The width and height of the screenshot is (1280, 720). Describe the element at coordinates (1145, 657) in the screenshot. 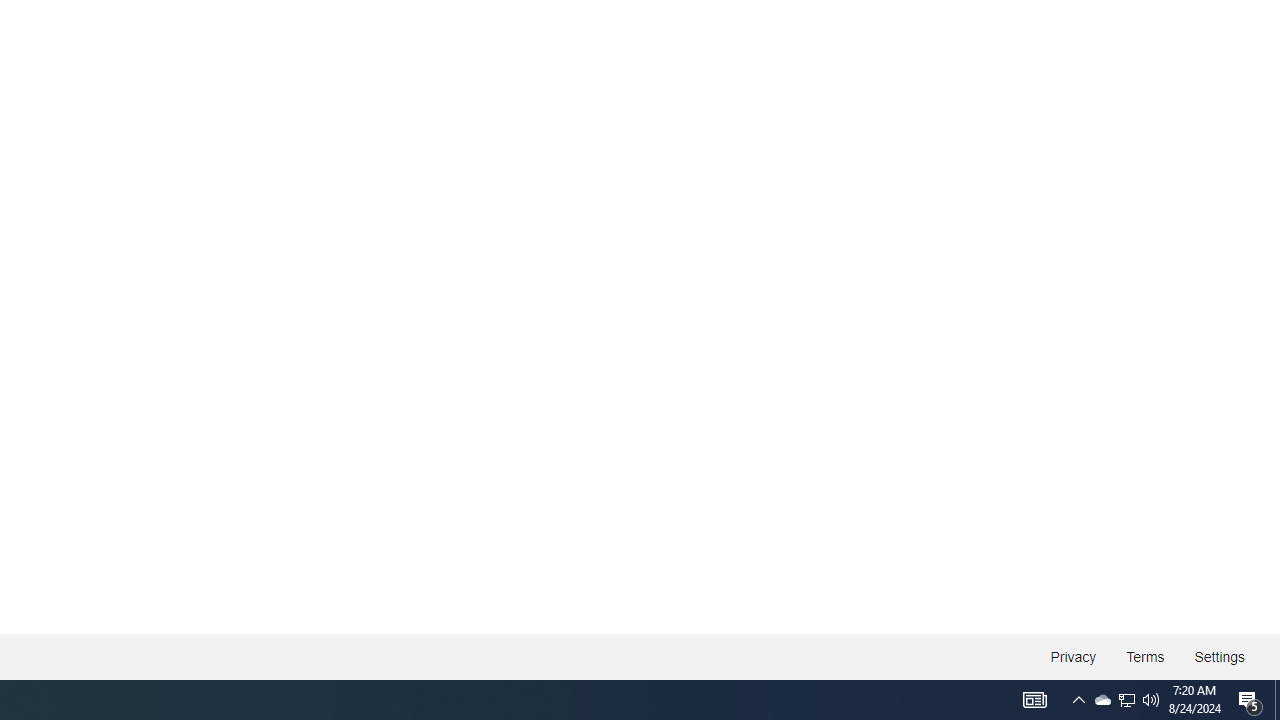

I see `'Terms'` at that location.